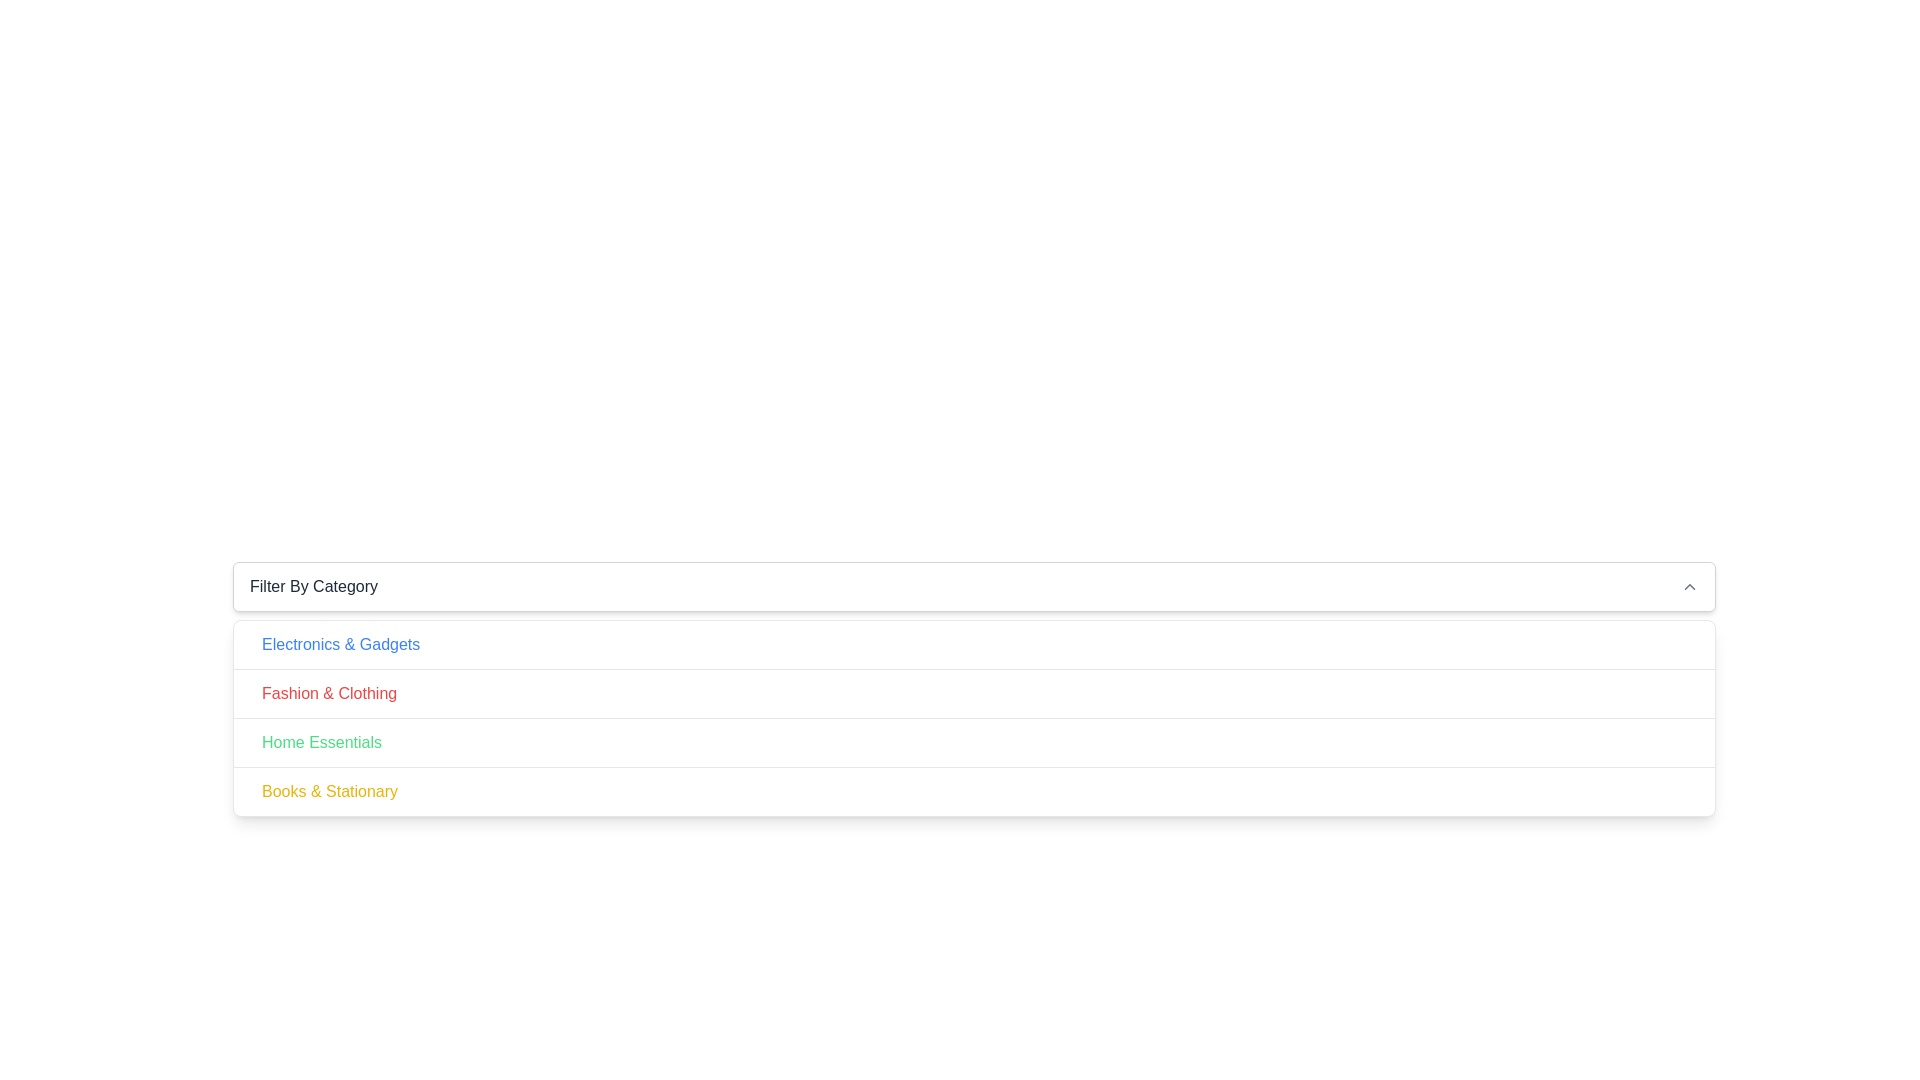  Describe the element at coordinates (974, 692) in the screenshot. I see `the 'Fashion & Clothing' list item, which is the second item in a vertical list of categories` at that location.